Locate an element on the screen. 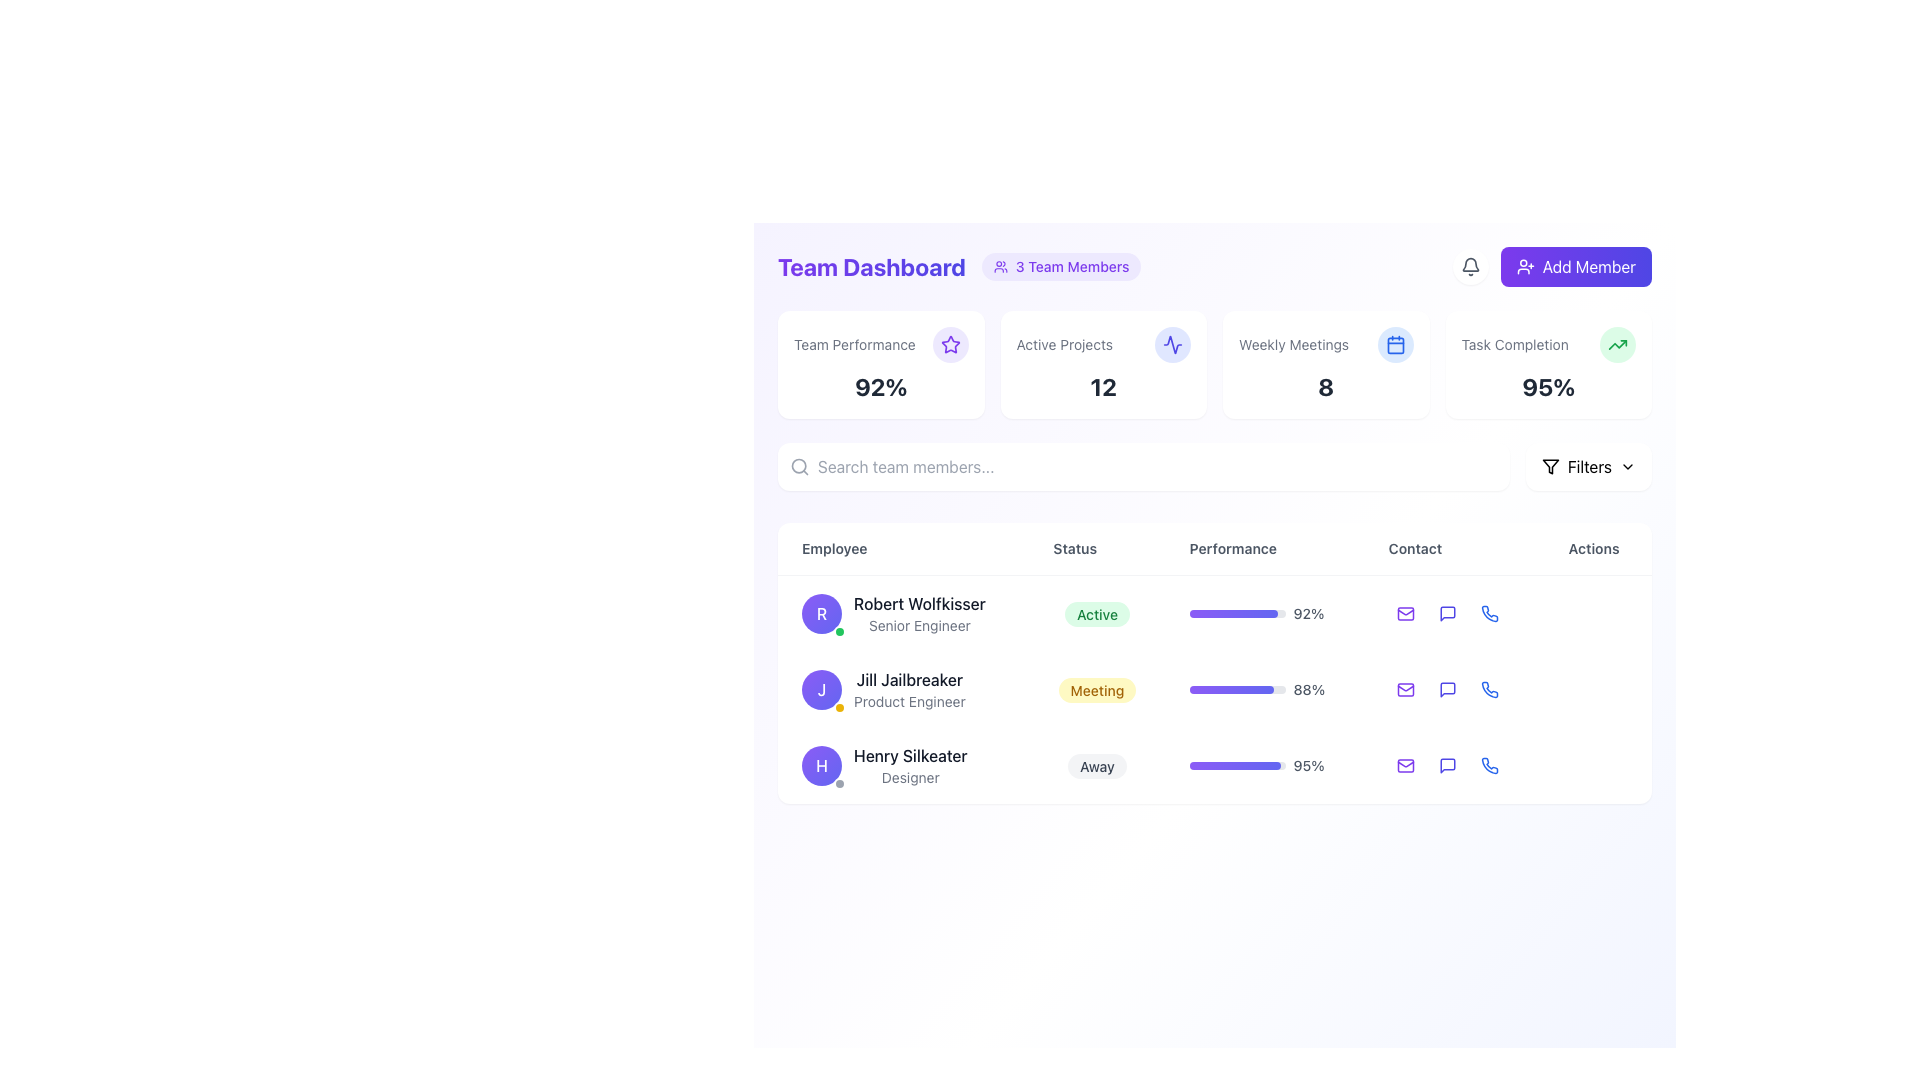 This screenshot has width=1920, height=1080. the transparent SVG rectangle shape of the envelope icon corresponding to the 'Jill Jailbreaker' entry is located at coordinates (1404, 689).